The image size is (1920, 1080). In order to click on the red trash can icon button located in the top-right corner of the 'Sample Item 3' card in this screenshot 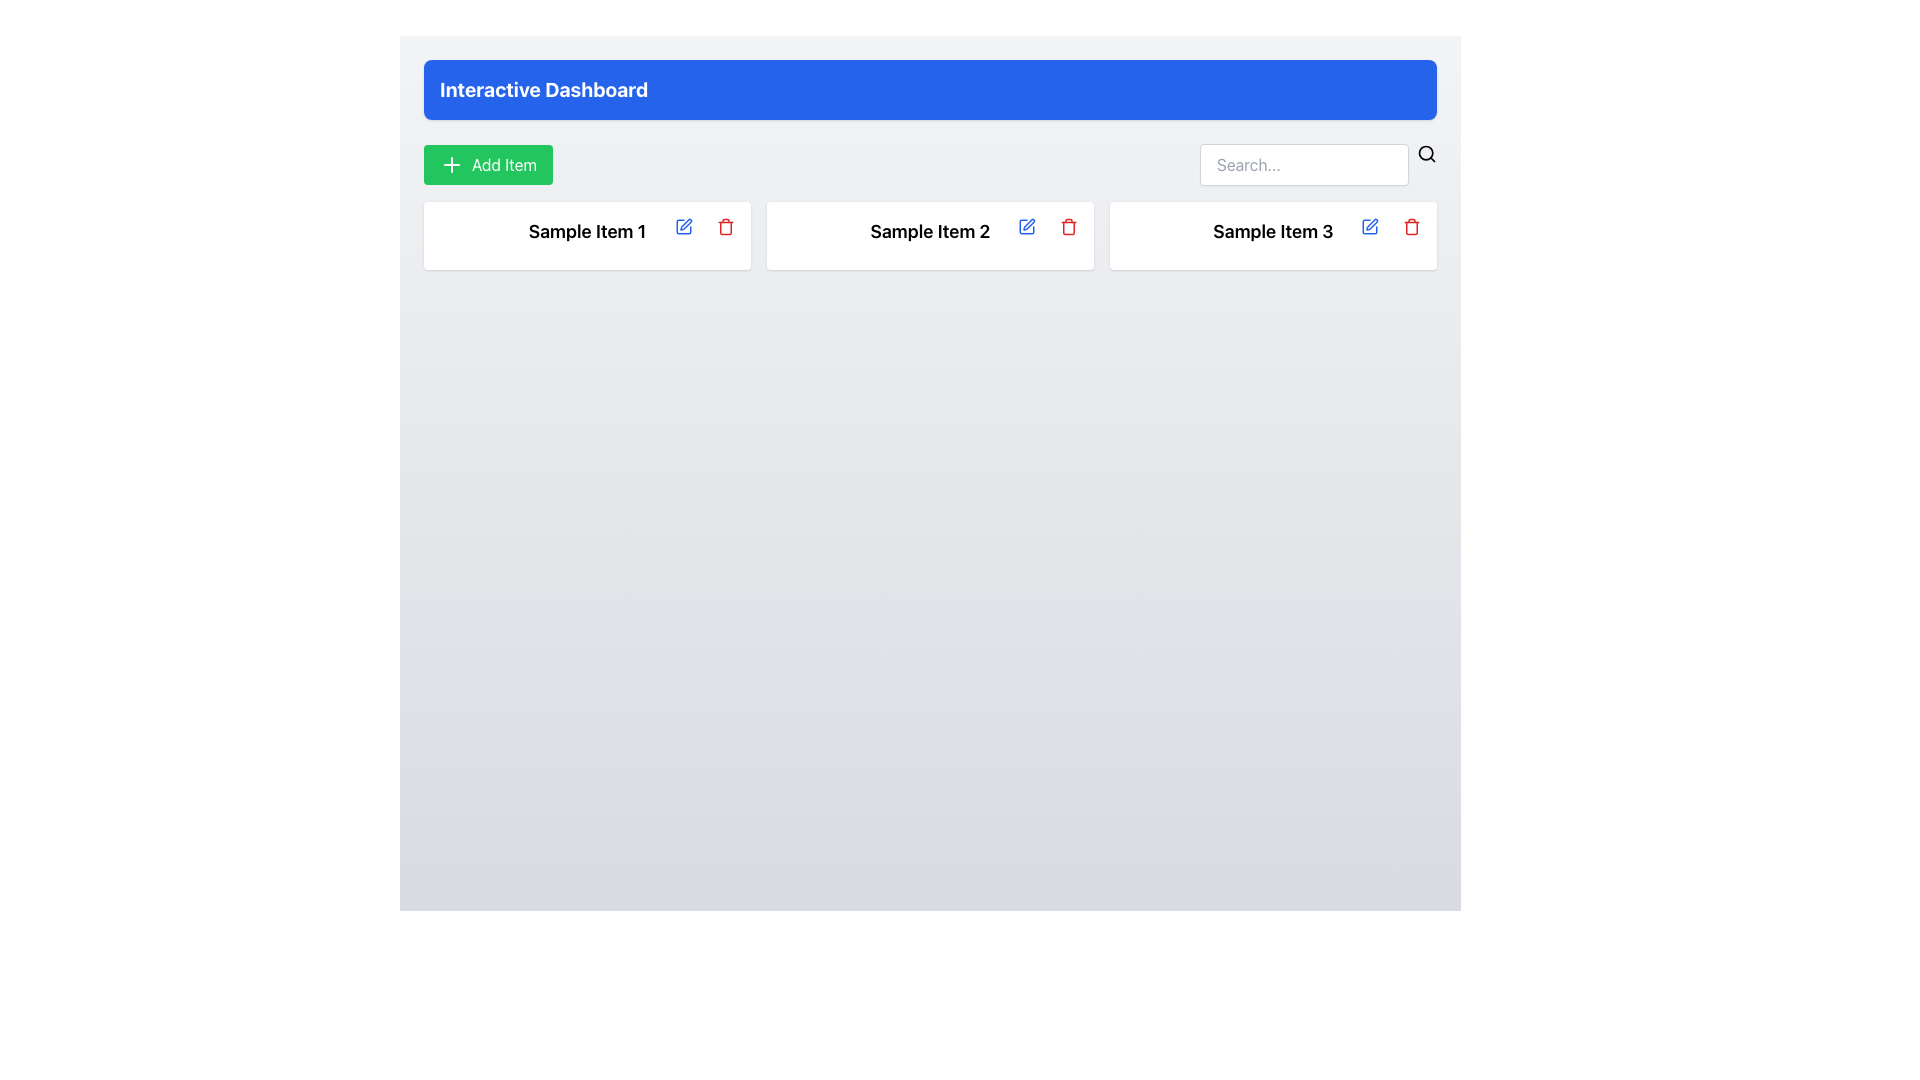, I will do `click(1410, 226)`.